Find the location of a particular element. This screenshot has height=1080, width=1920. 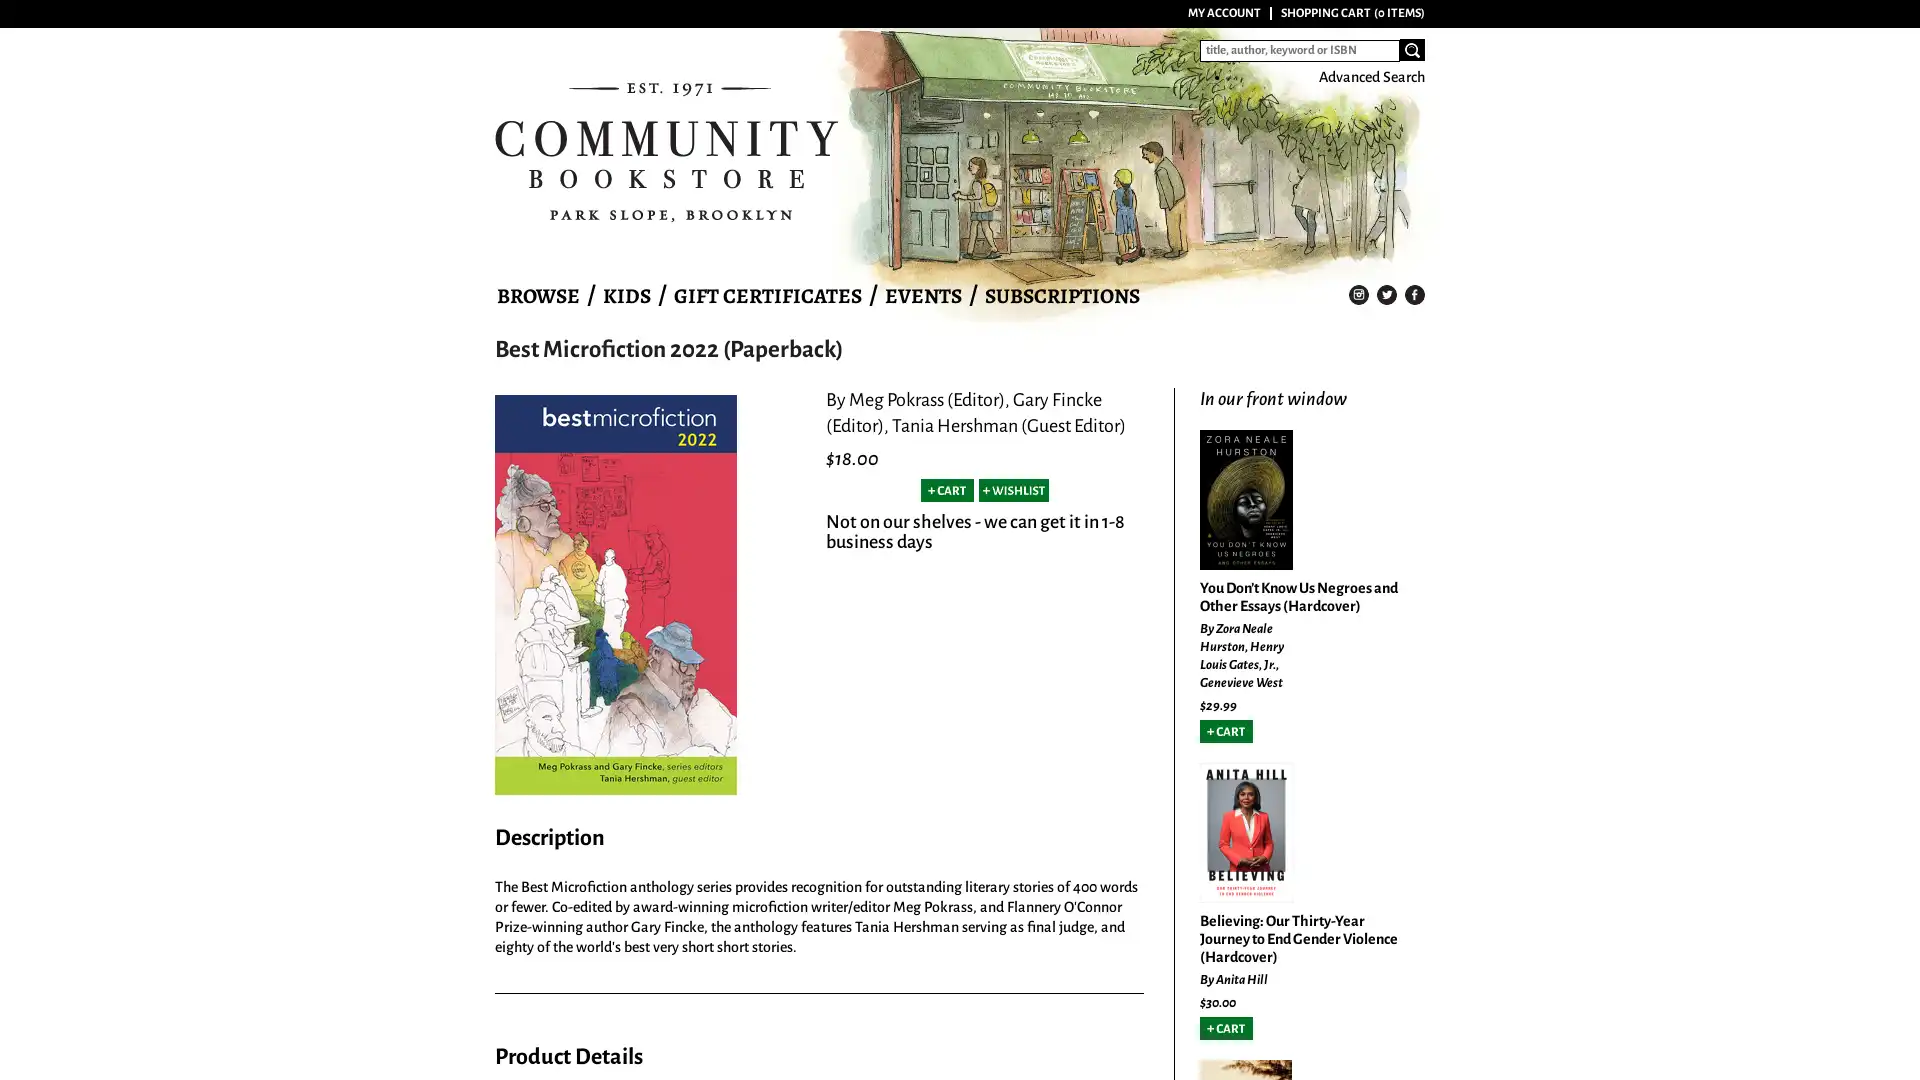

Add to Cart is located at coordinates (1225, 1028).